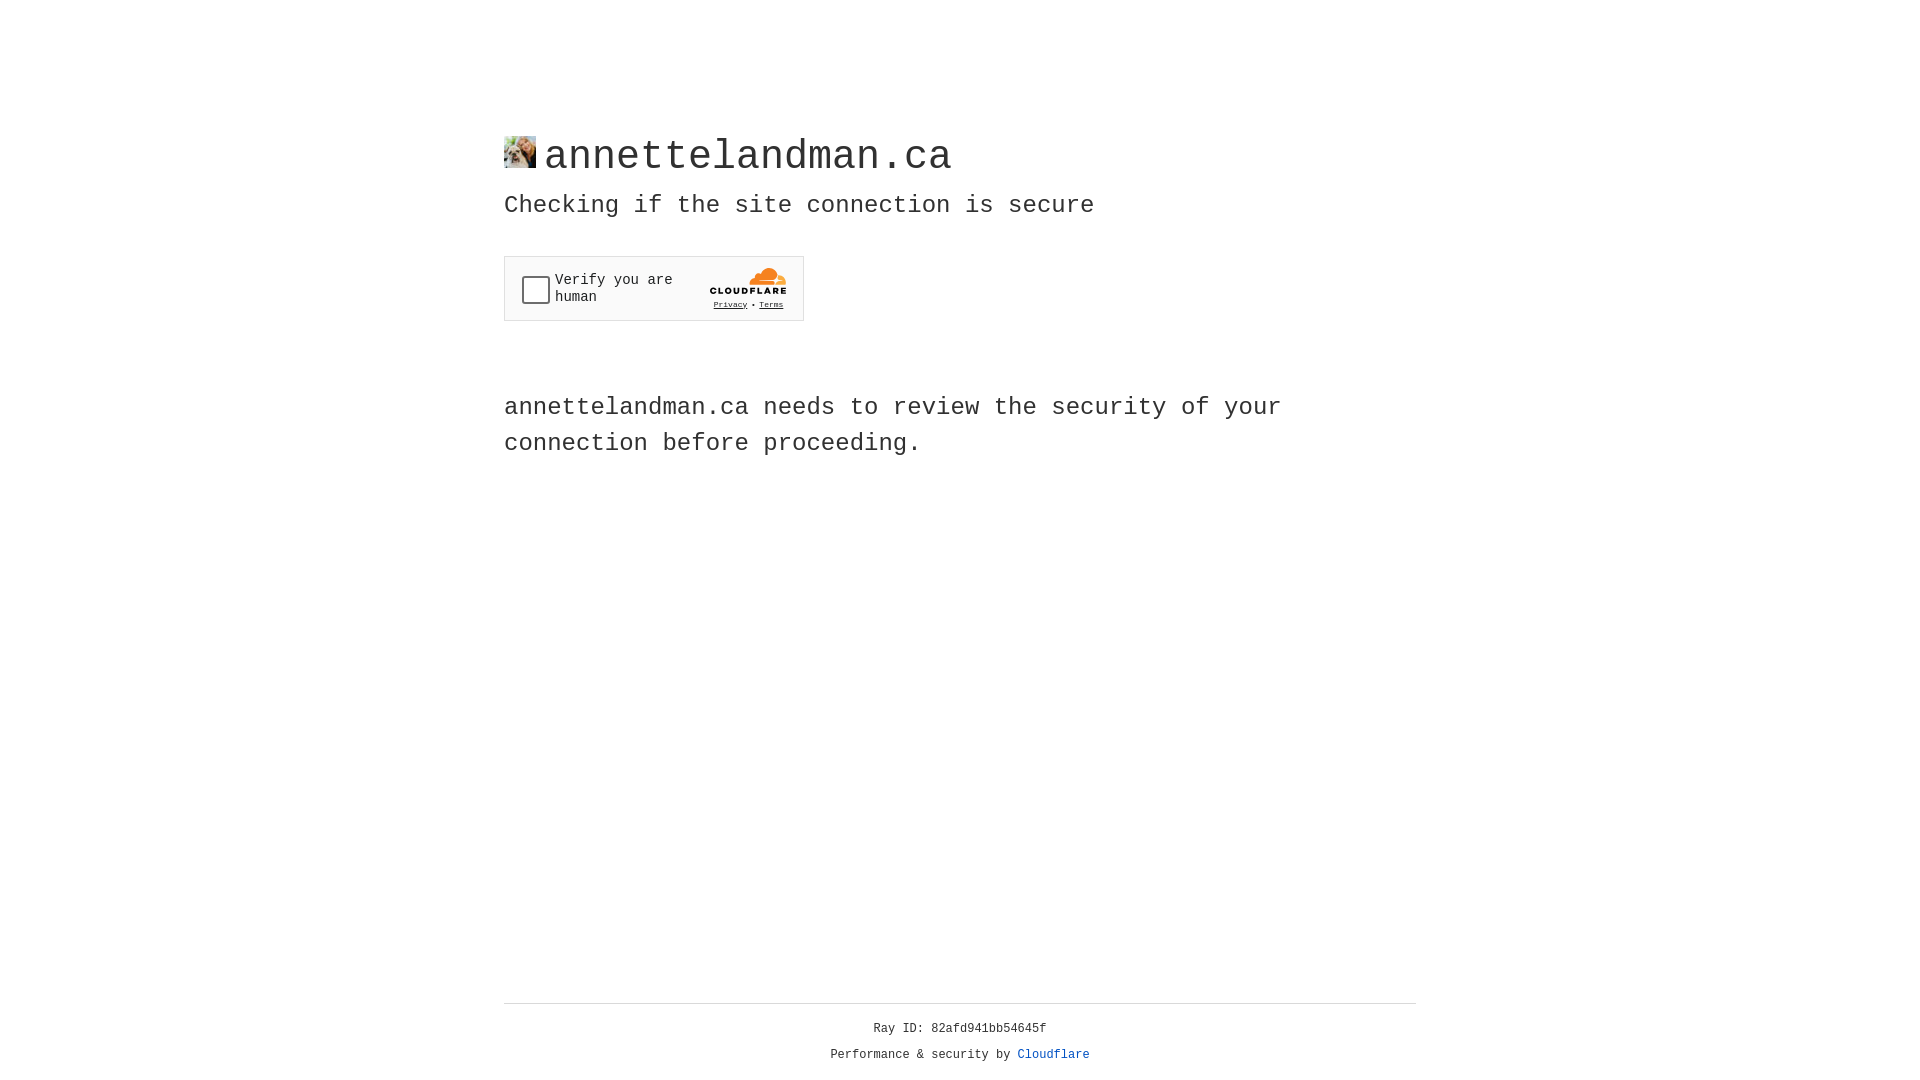 This screenshot has height=1080, width=1920. Describe the element at coordinates (1053, 1054) in the screenshot. I see `'Cloudflare'` at that location.